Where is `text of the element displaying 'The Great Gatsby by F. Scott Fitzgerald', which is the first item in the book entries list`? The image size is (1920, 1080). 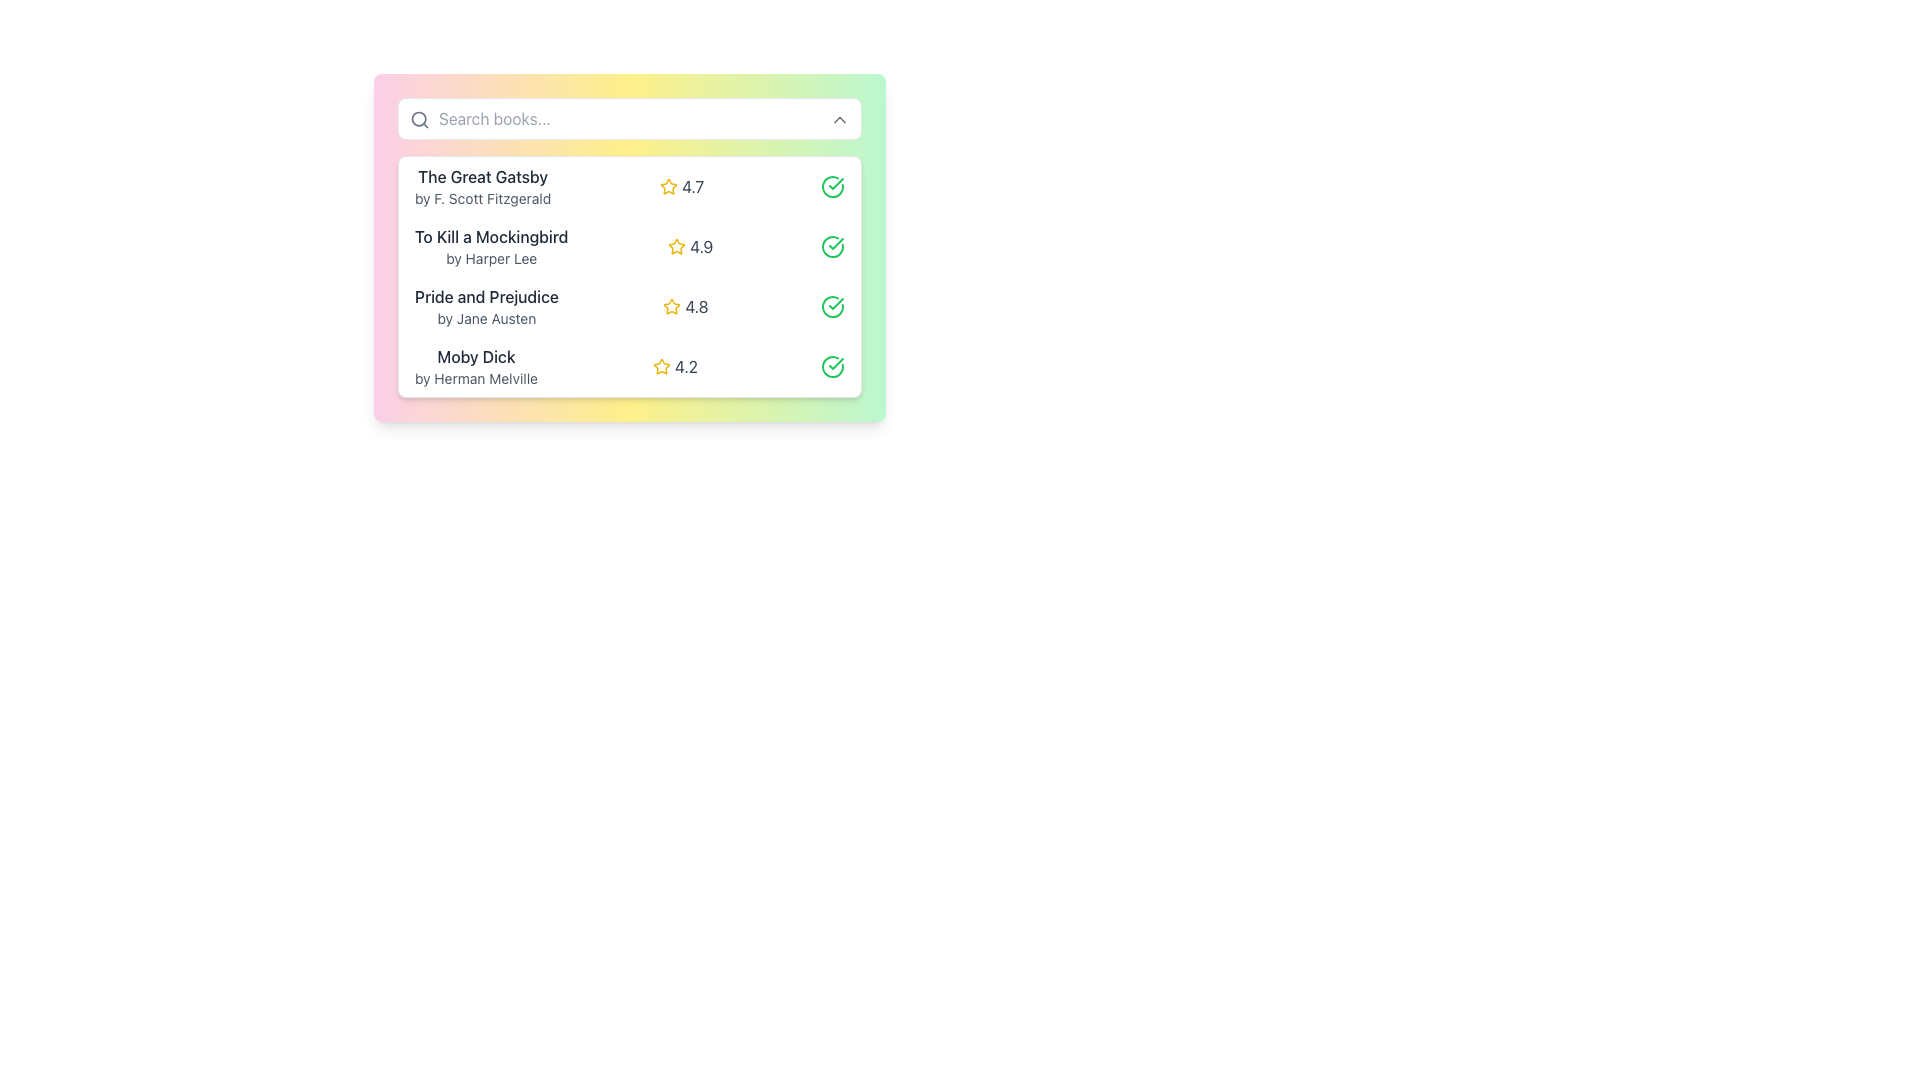
text of the element displaying 'The Great Gatsby by F. Scott Fitzgerald', which is the first item in the book entries list is located at coordinates (483, 186).